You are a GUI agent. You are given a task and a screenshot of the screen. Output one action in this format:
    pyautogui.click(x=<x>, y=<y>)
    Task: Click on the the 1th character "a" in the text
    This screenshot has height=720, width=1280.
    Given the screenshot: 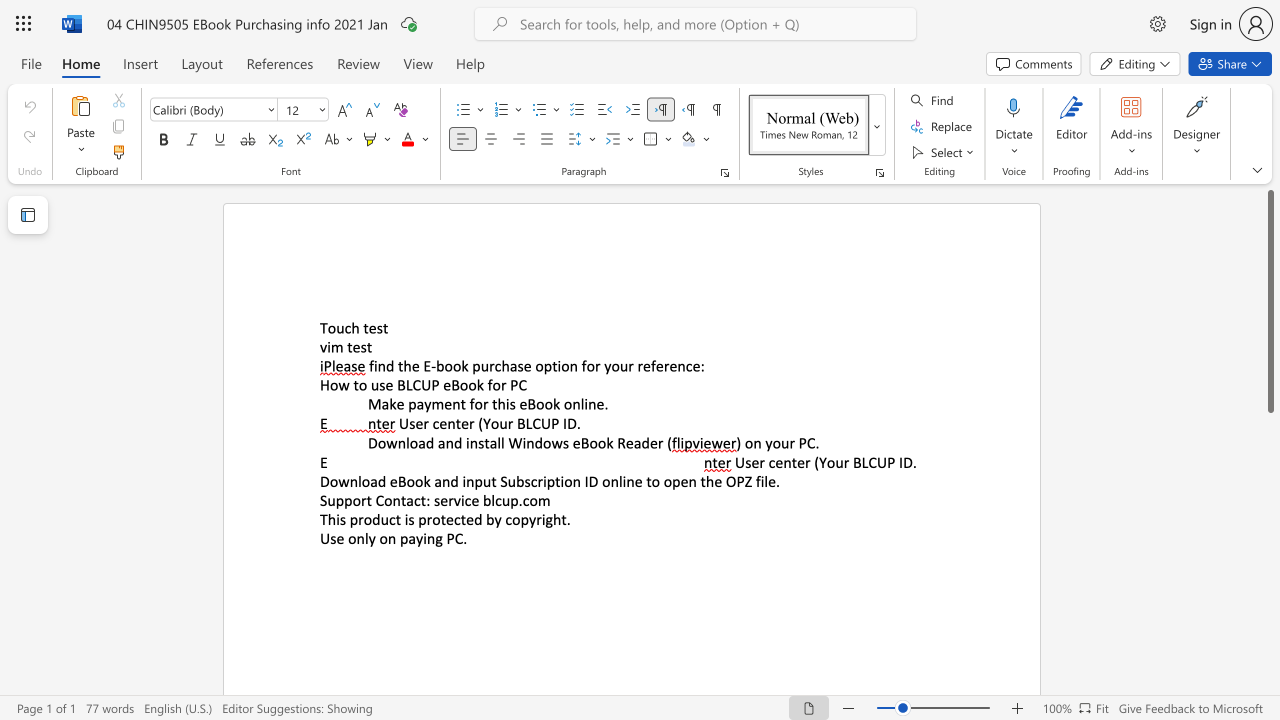 What is the action you would take?
    pyautogui.click(x=513, y=366)
    